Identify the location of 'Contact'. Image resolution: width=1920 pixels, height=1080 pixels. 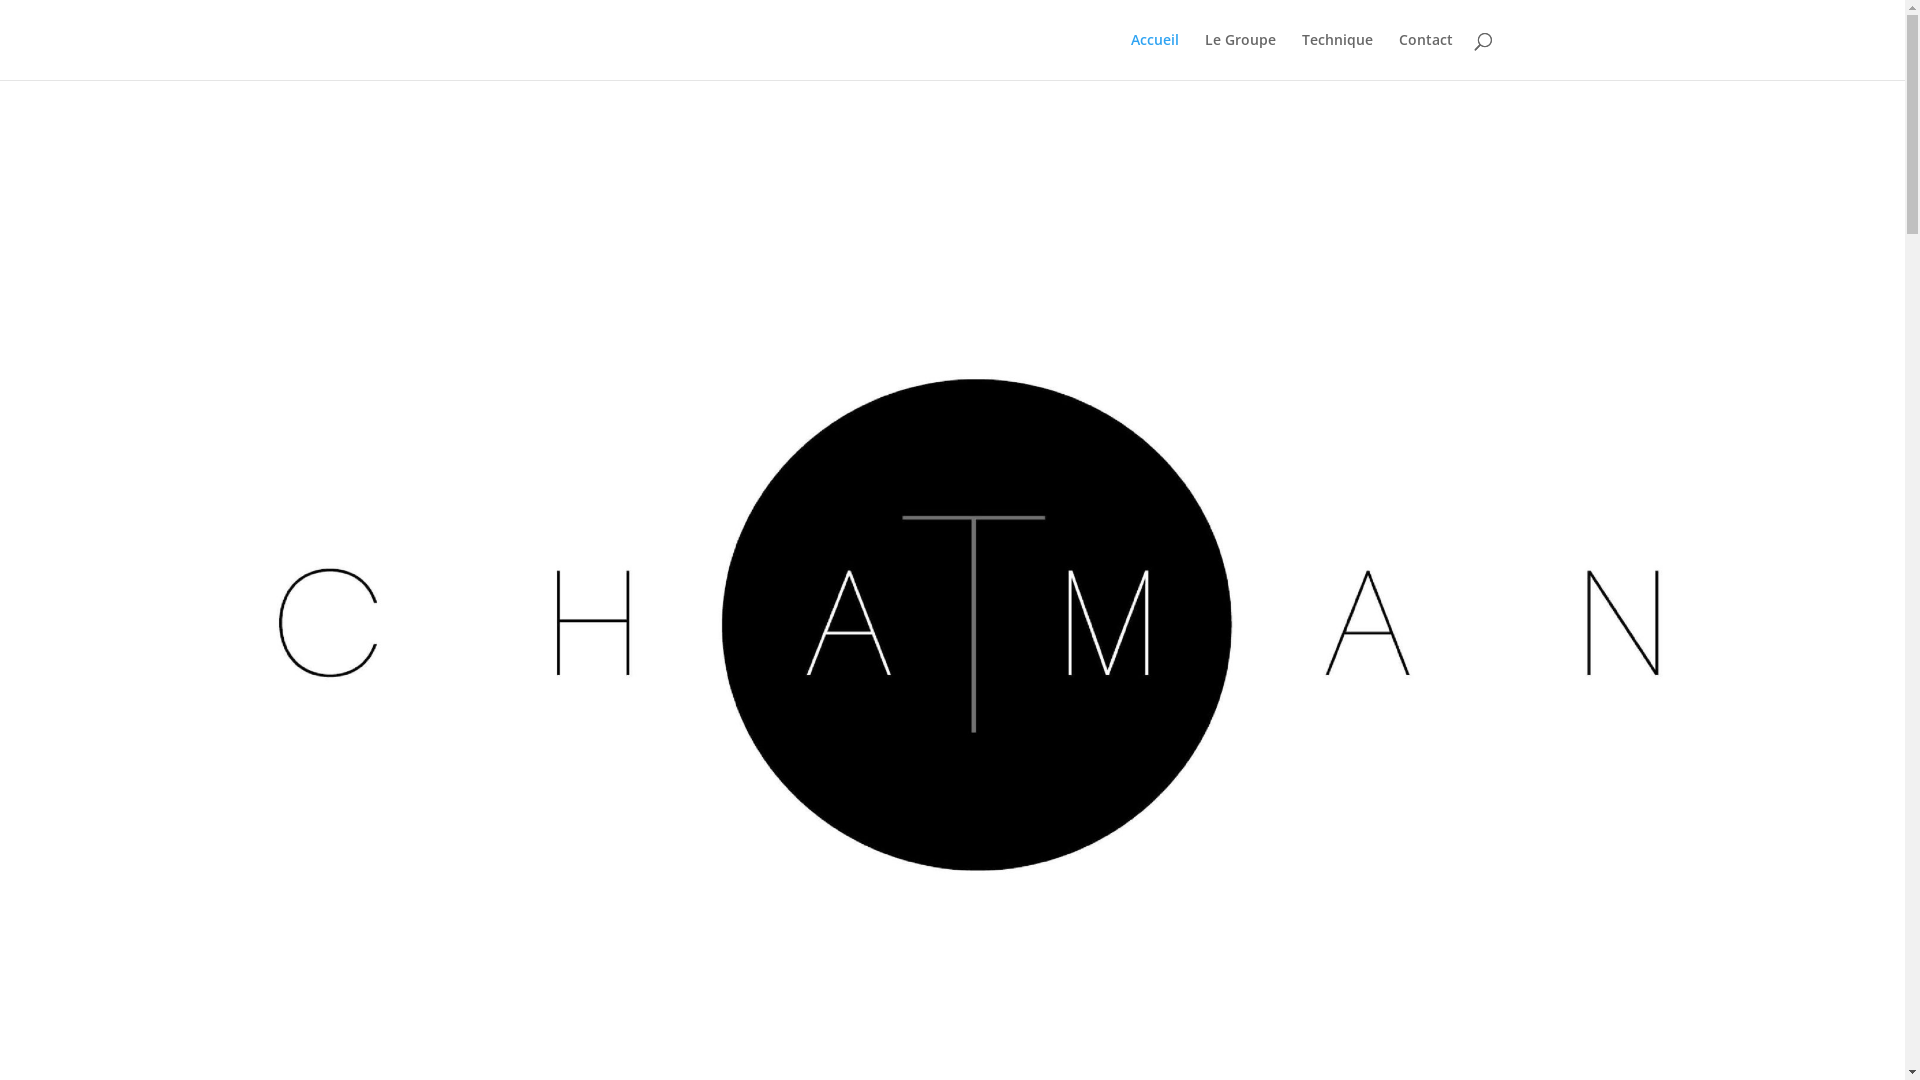
(1424, 55).